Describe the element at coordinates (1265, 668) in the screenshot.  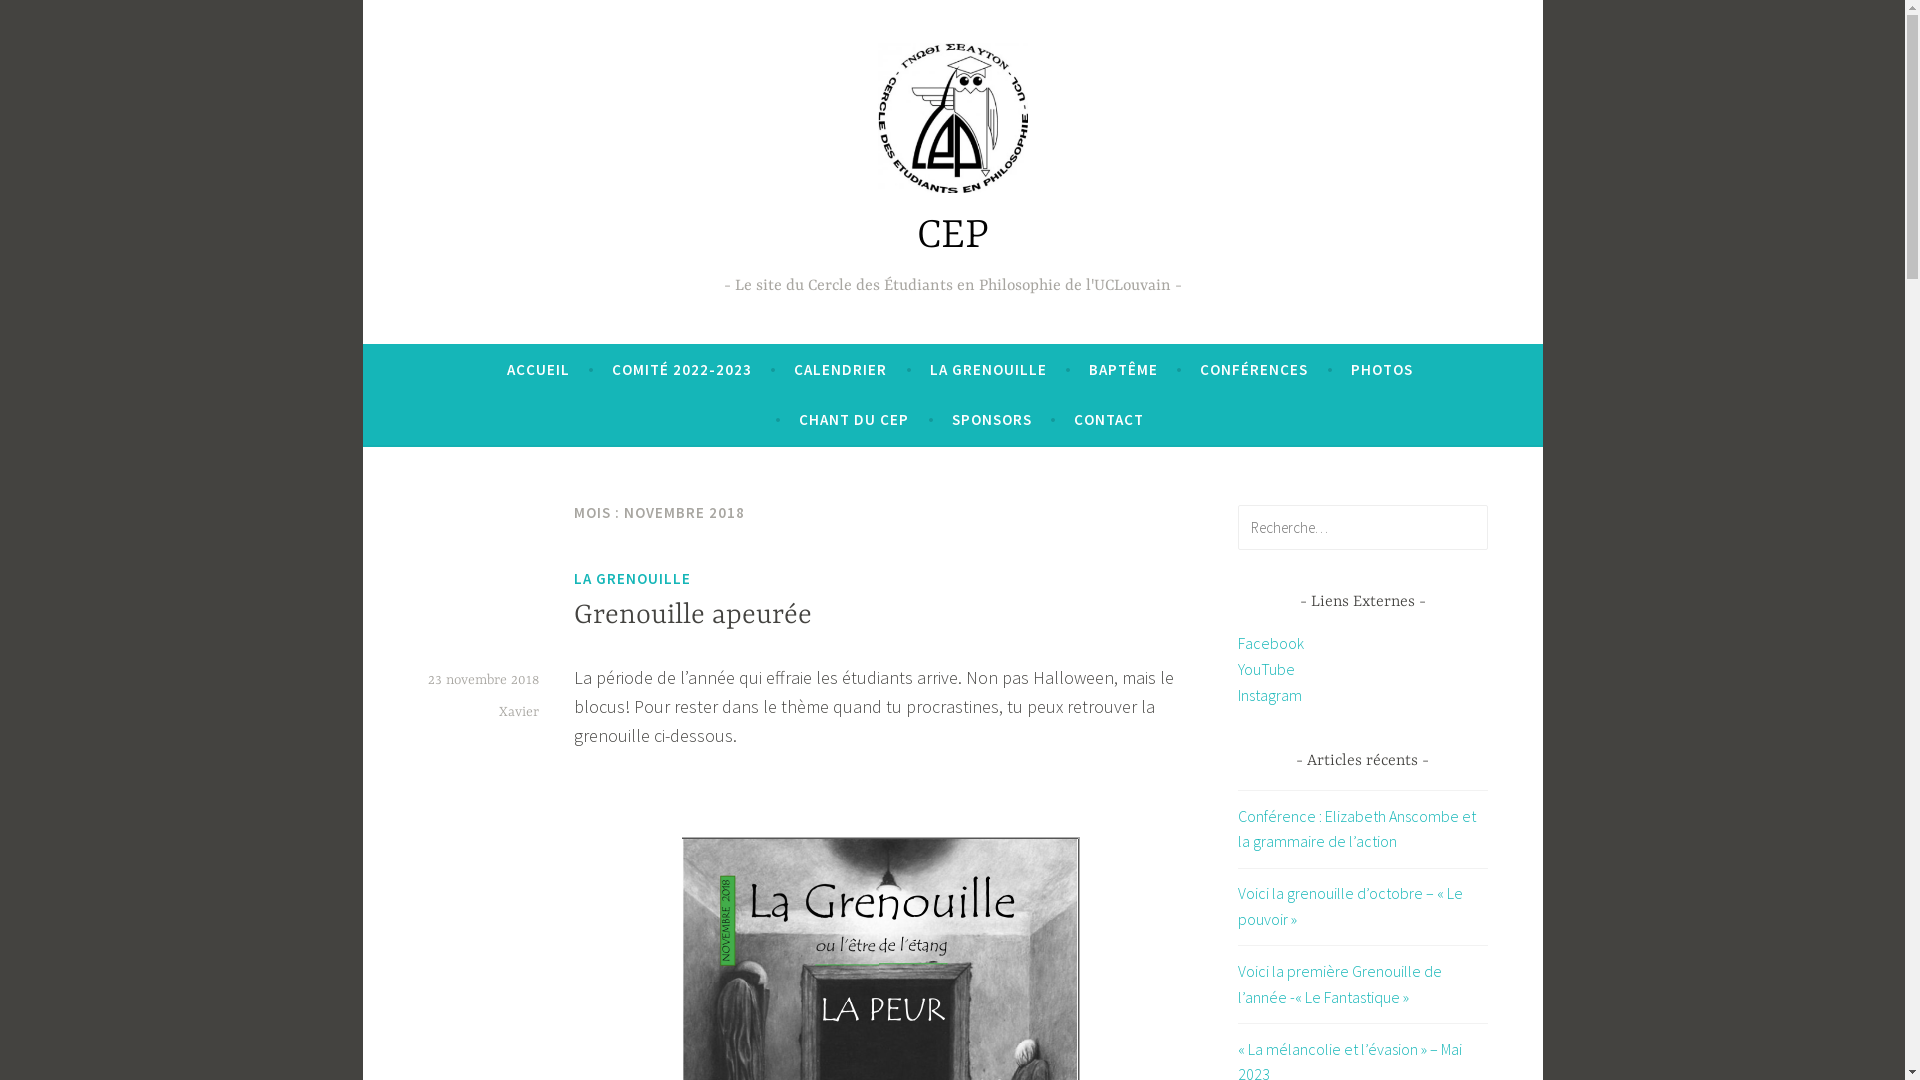
I see `'YouTube'` at that location.